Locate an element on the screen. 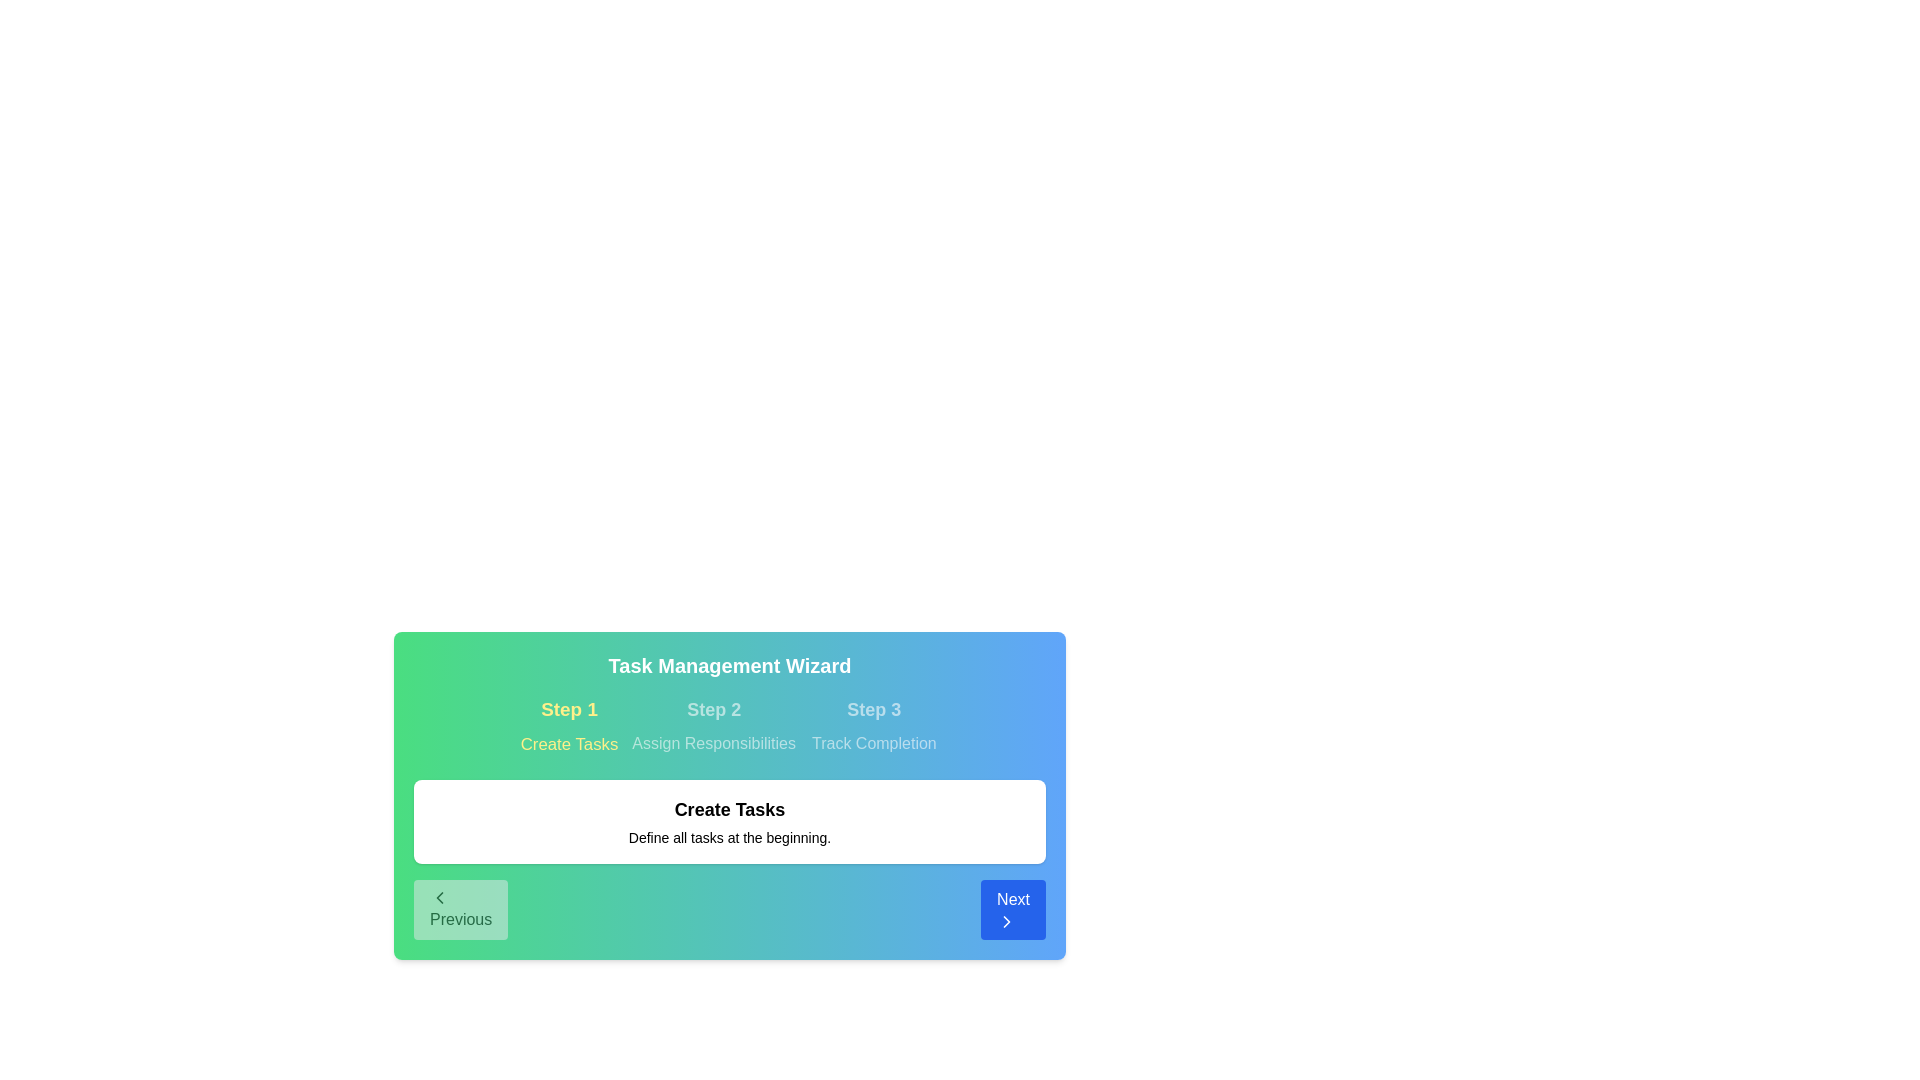  Next button to navigate through the steps is located at coordinates (1013, 910).